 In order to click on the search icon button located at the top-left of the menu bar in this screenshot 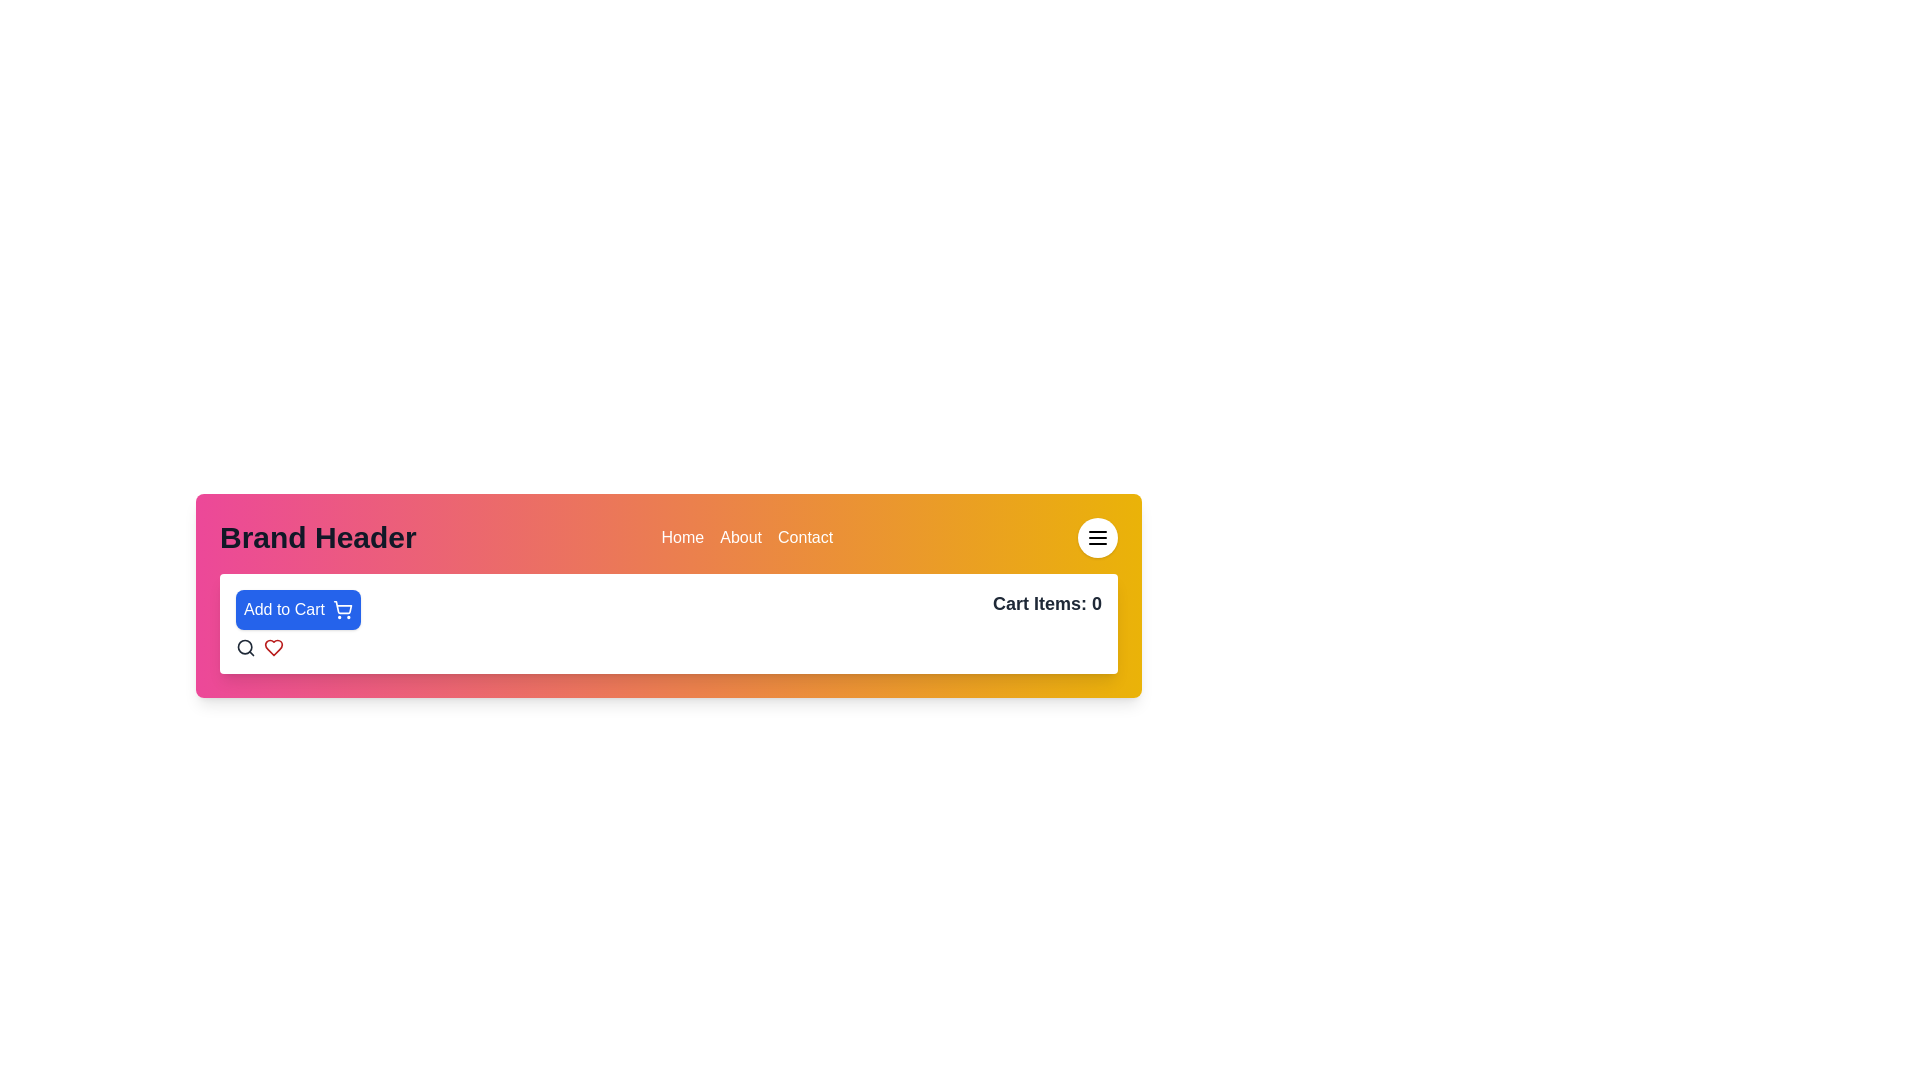, I will do `click(244, 648)`.